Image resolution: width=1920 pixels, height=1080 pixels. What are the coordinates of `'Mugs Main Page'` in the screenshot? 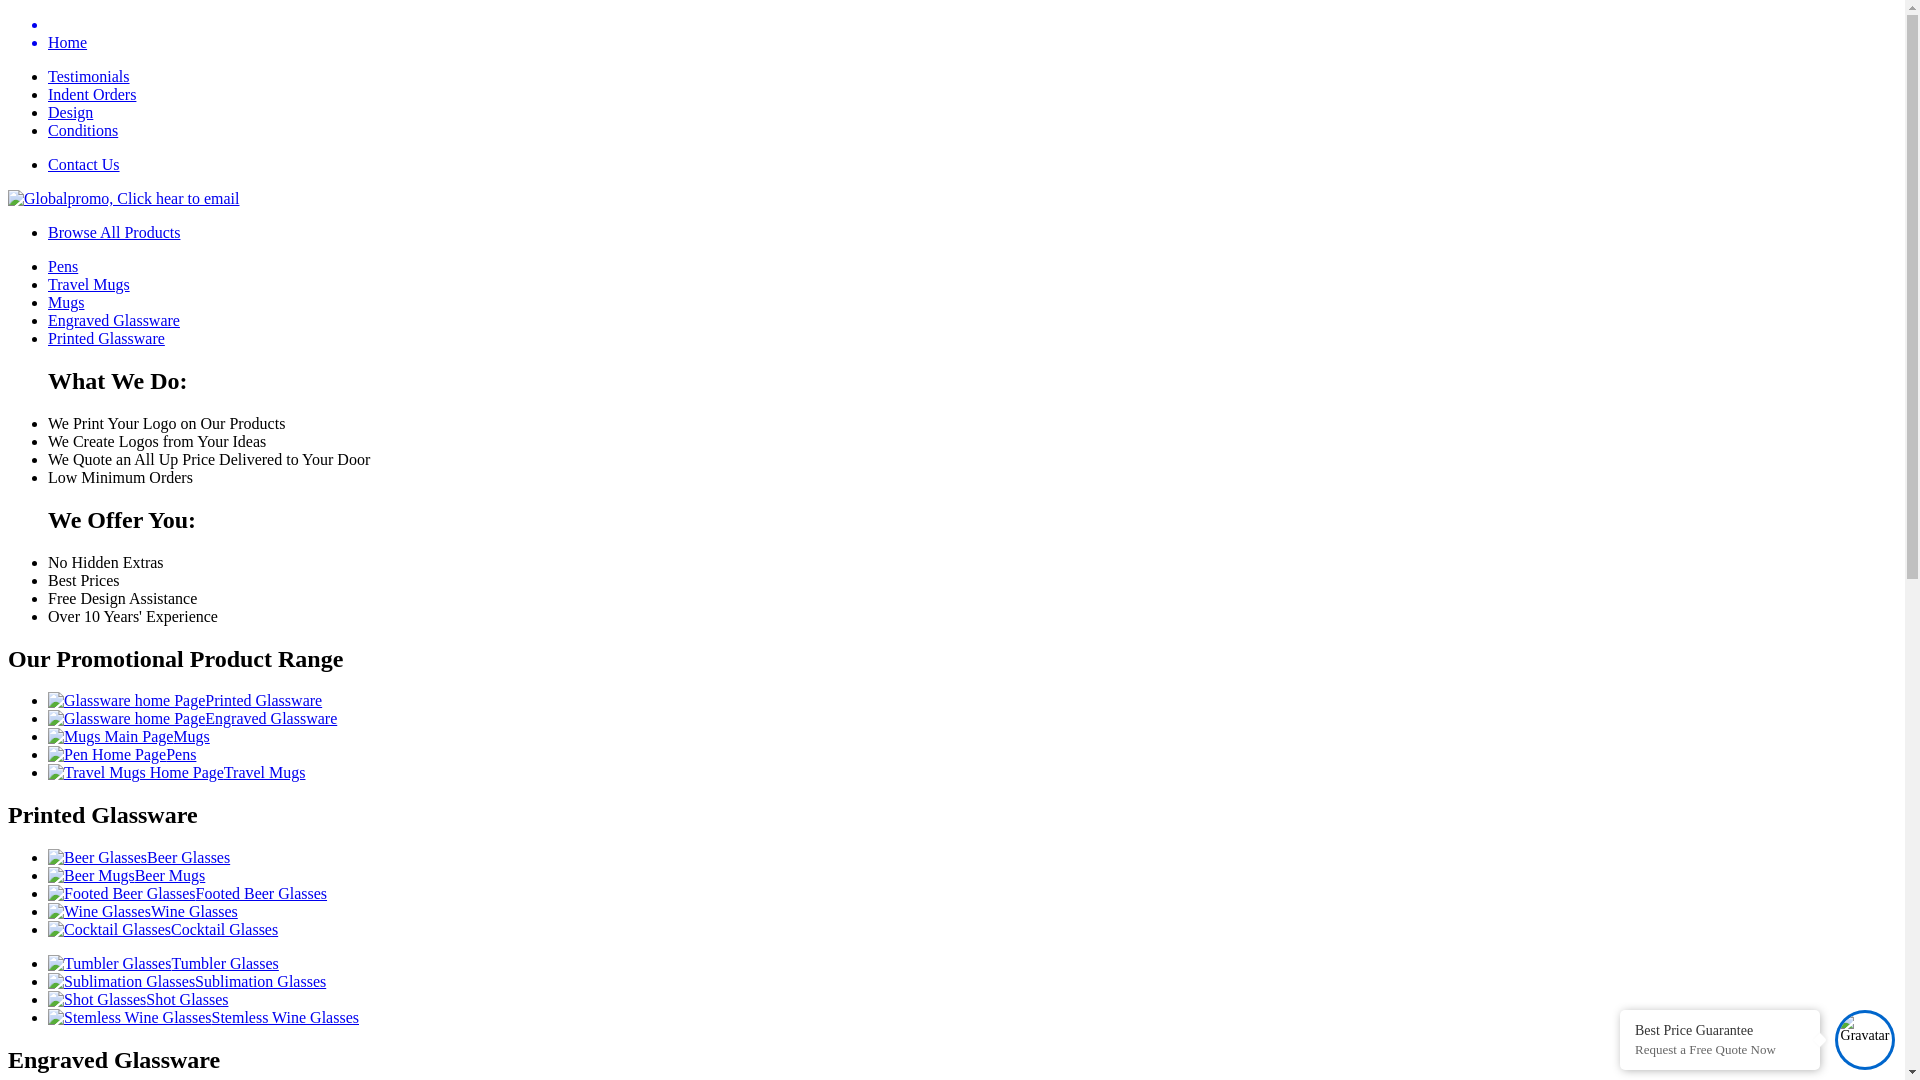 It's located at (109, 736).